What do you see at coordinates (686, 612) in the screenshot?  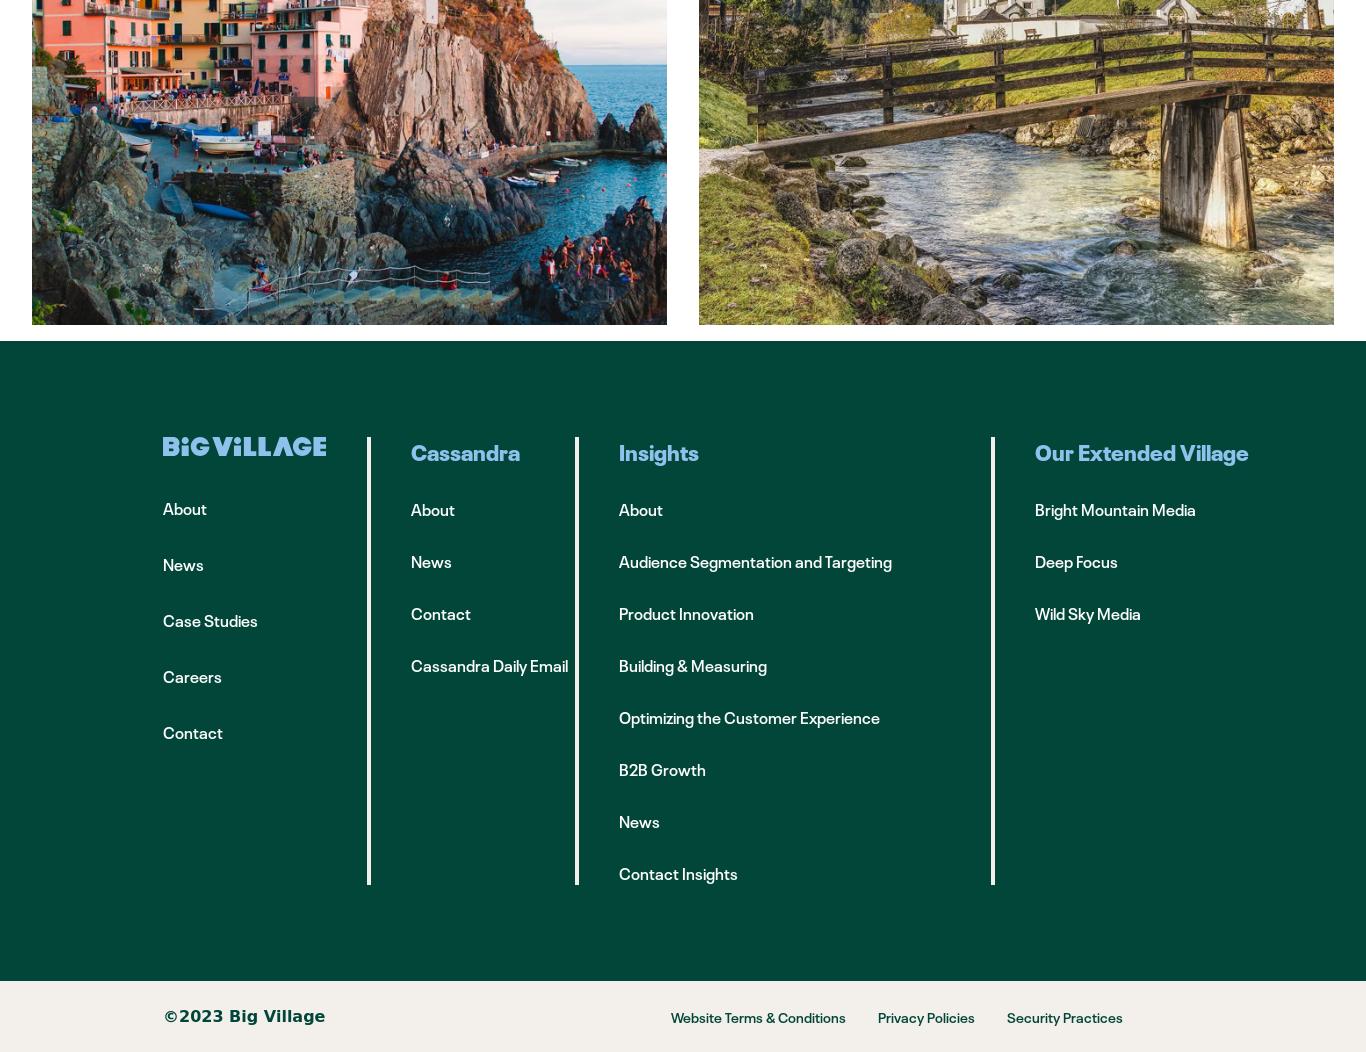 I see `'Product Innovation'` at bounding box center [686, 612].